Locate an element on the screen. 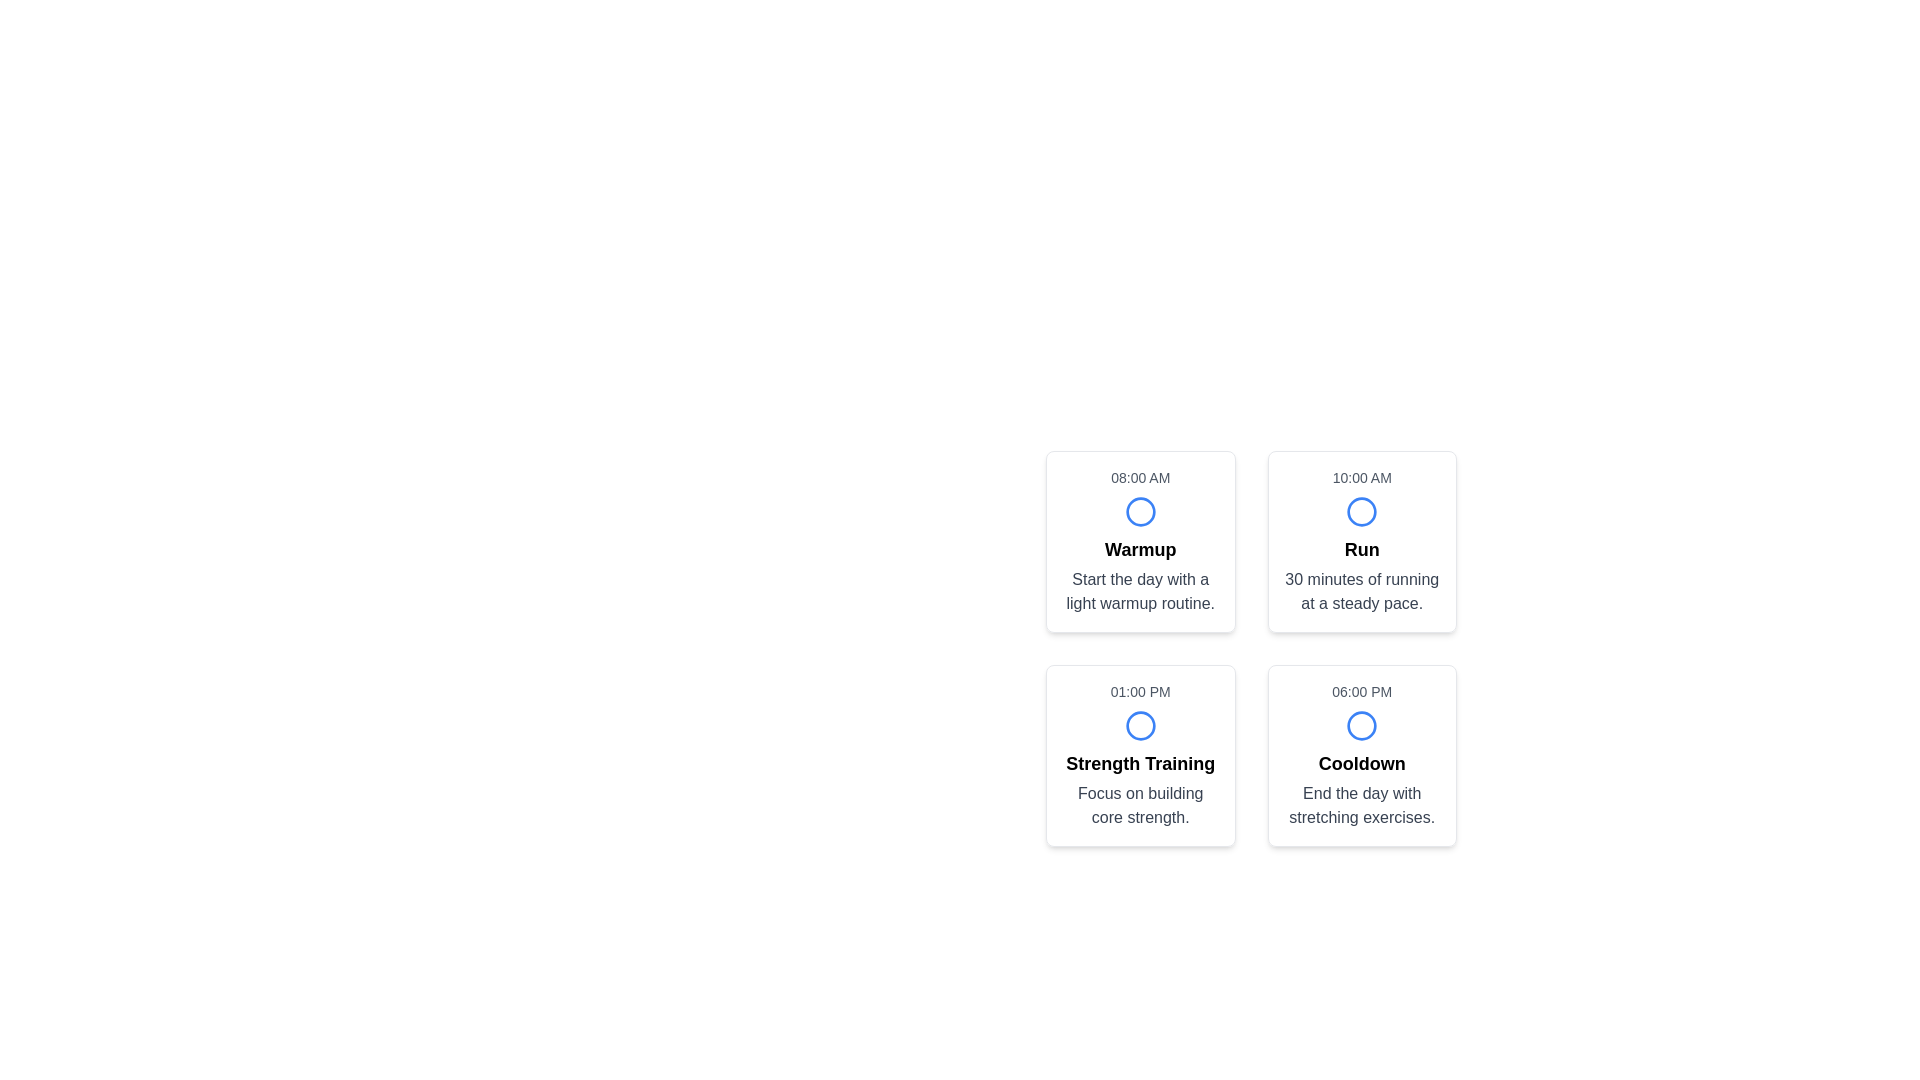 Image resolution: width=1920 pixels, height=1080 pixels. the static text label that displays the word 'Cooldown', which is styled with a bold, larger font and is positioned between the activity time '06:00 PM' and the description text below it is located at coordinates (1361, 763).